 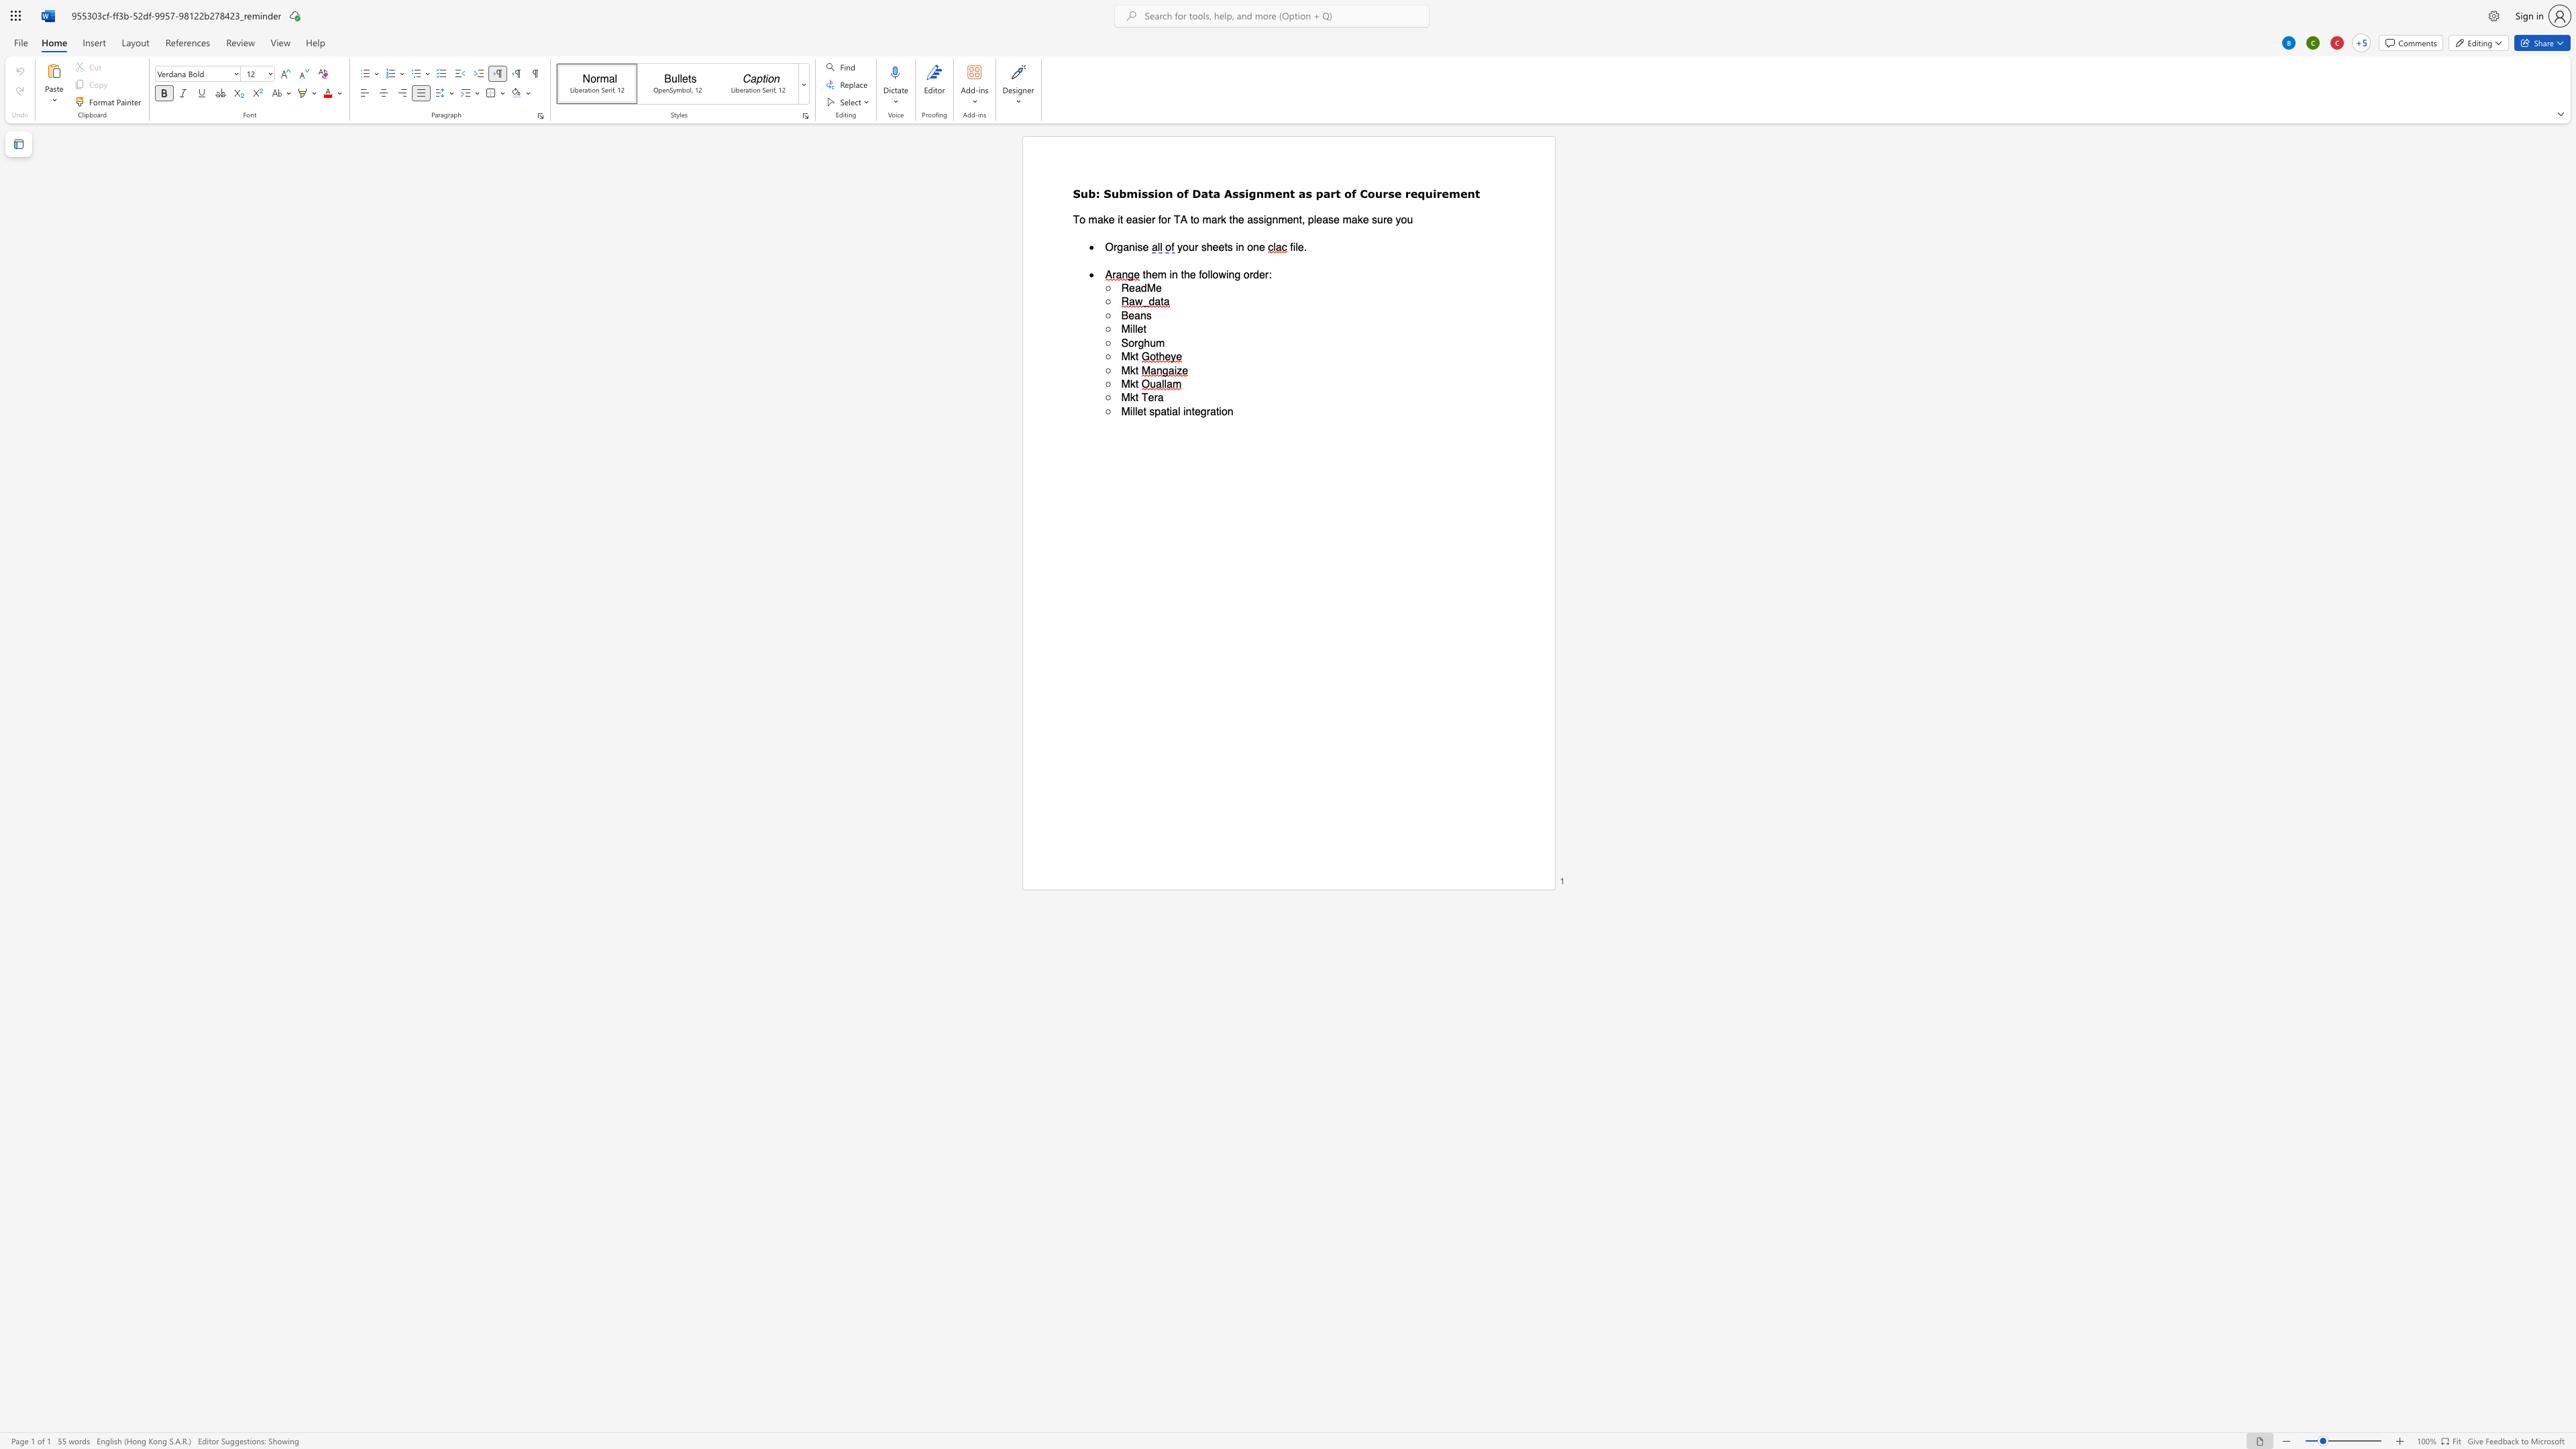 What do you see at coordinates (1257, 219) in the screenshot?
I see `the space between the continuous character "s" and "s" in the text` at bounding box center [1257, 219].